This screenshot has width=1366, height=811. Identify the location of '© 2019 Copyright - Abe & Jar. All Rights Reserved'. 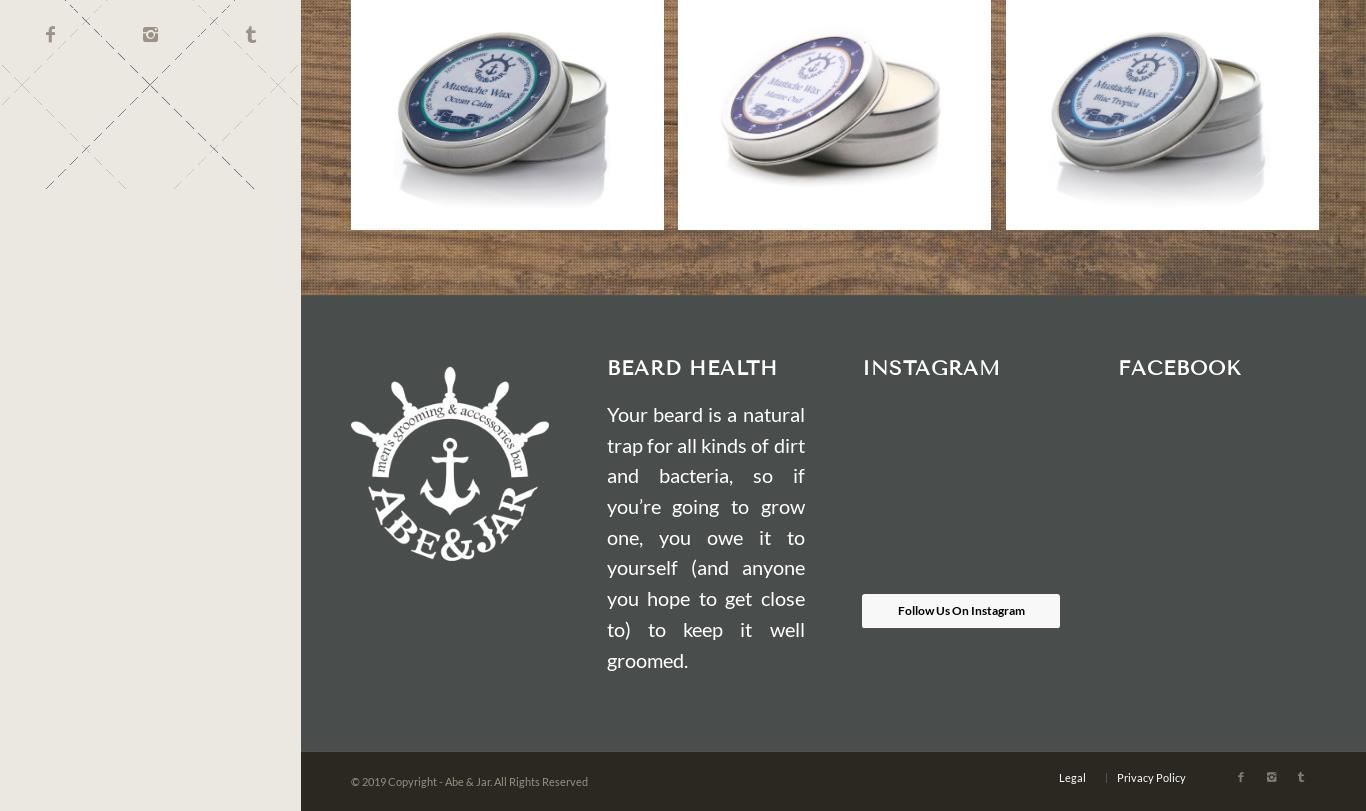
(469, 778).